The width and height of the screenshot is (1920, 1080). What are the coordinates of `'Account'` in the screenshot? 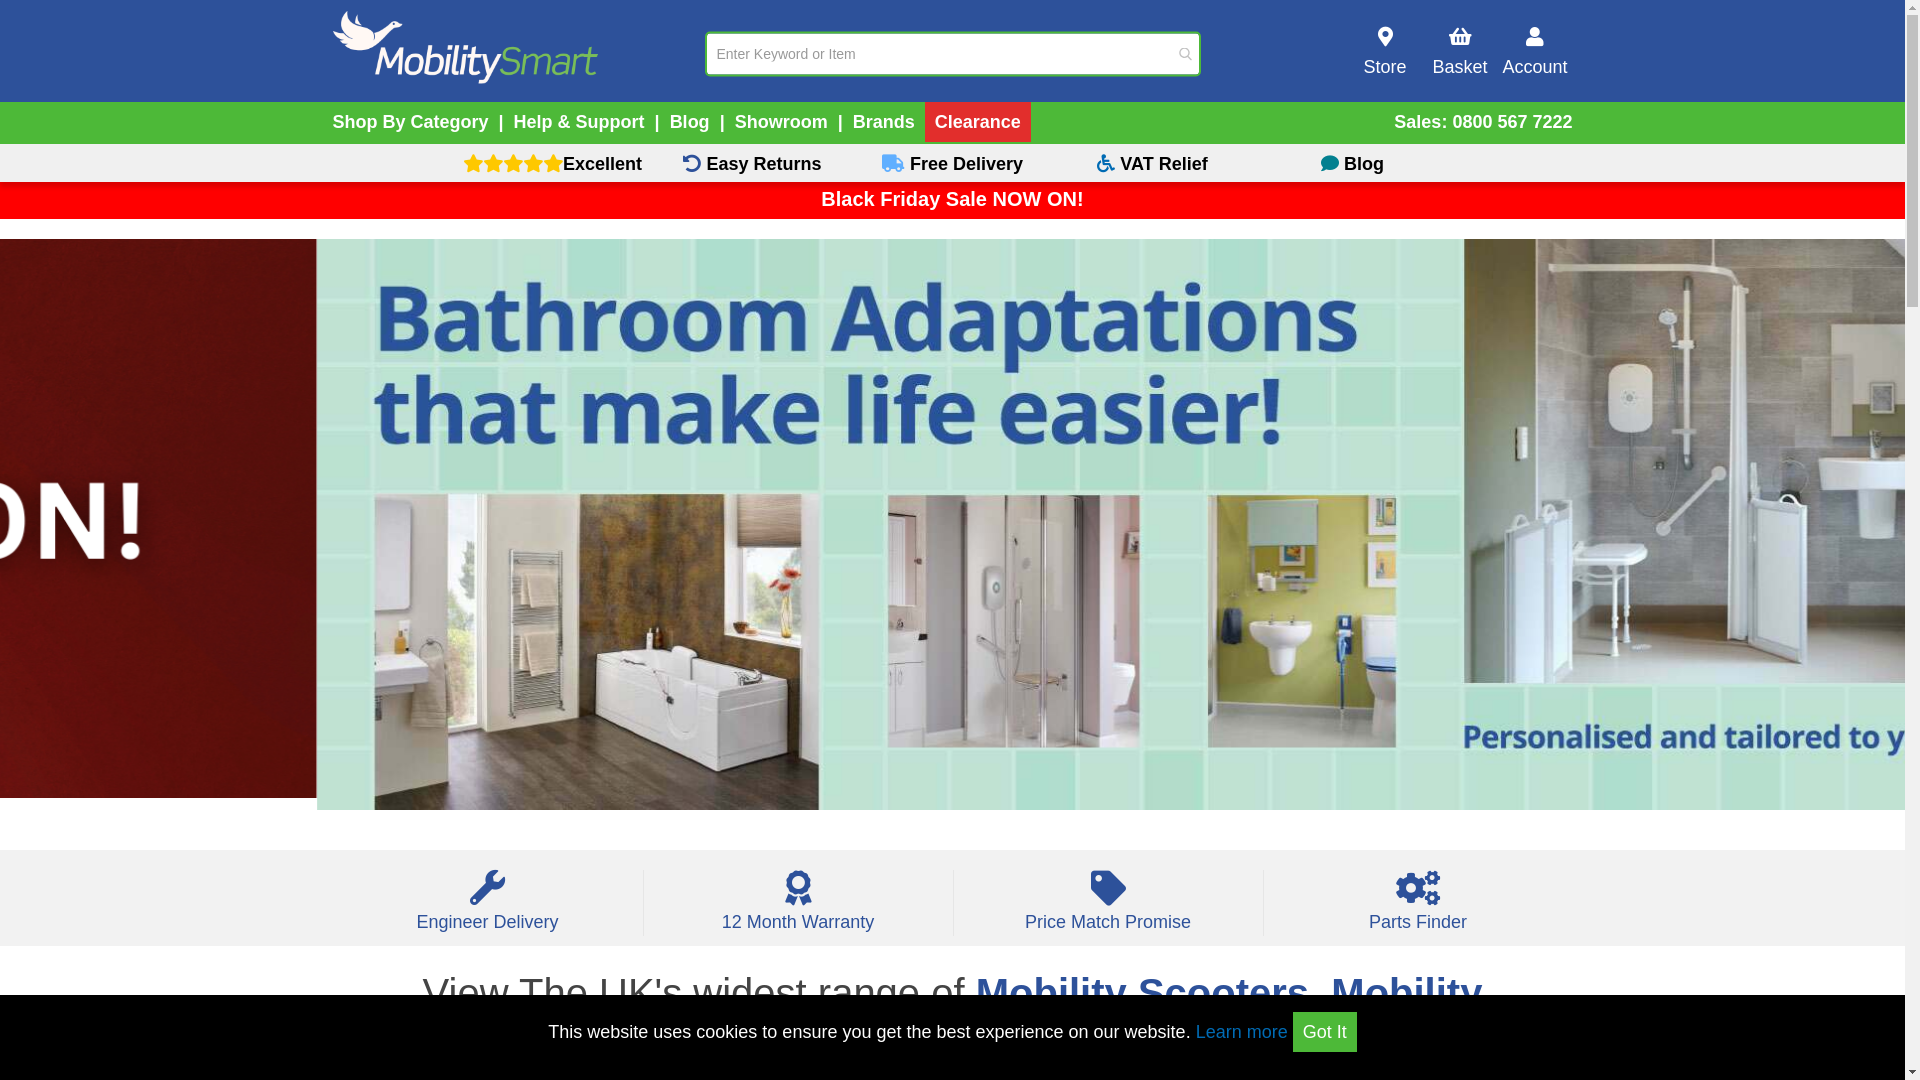 It's located at (1534, 50).